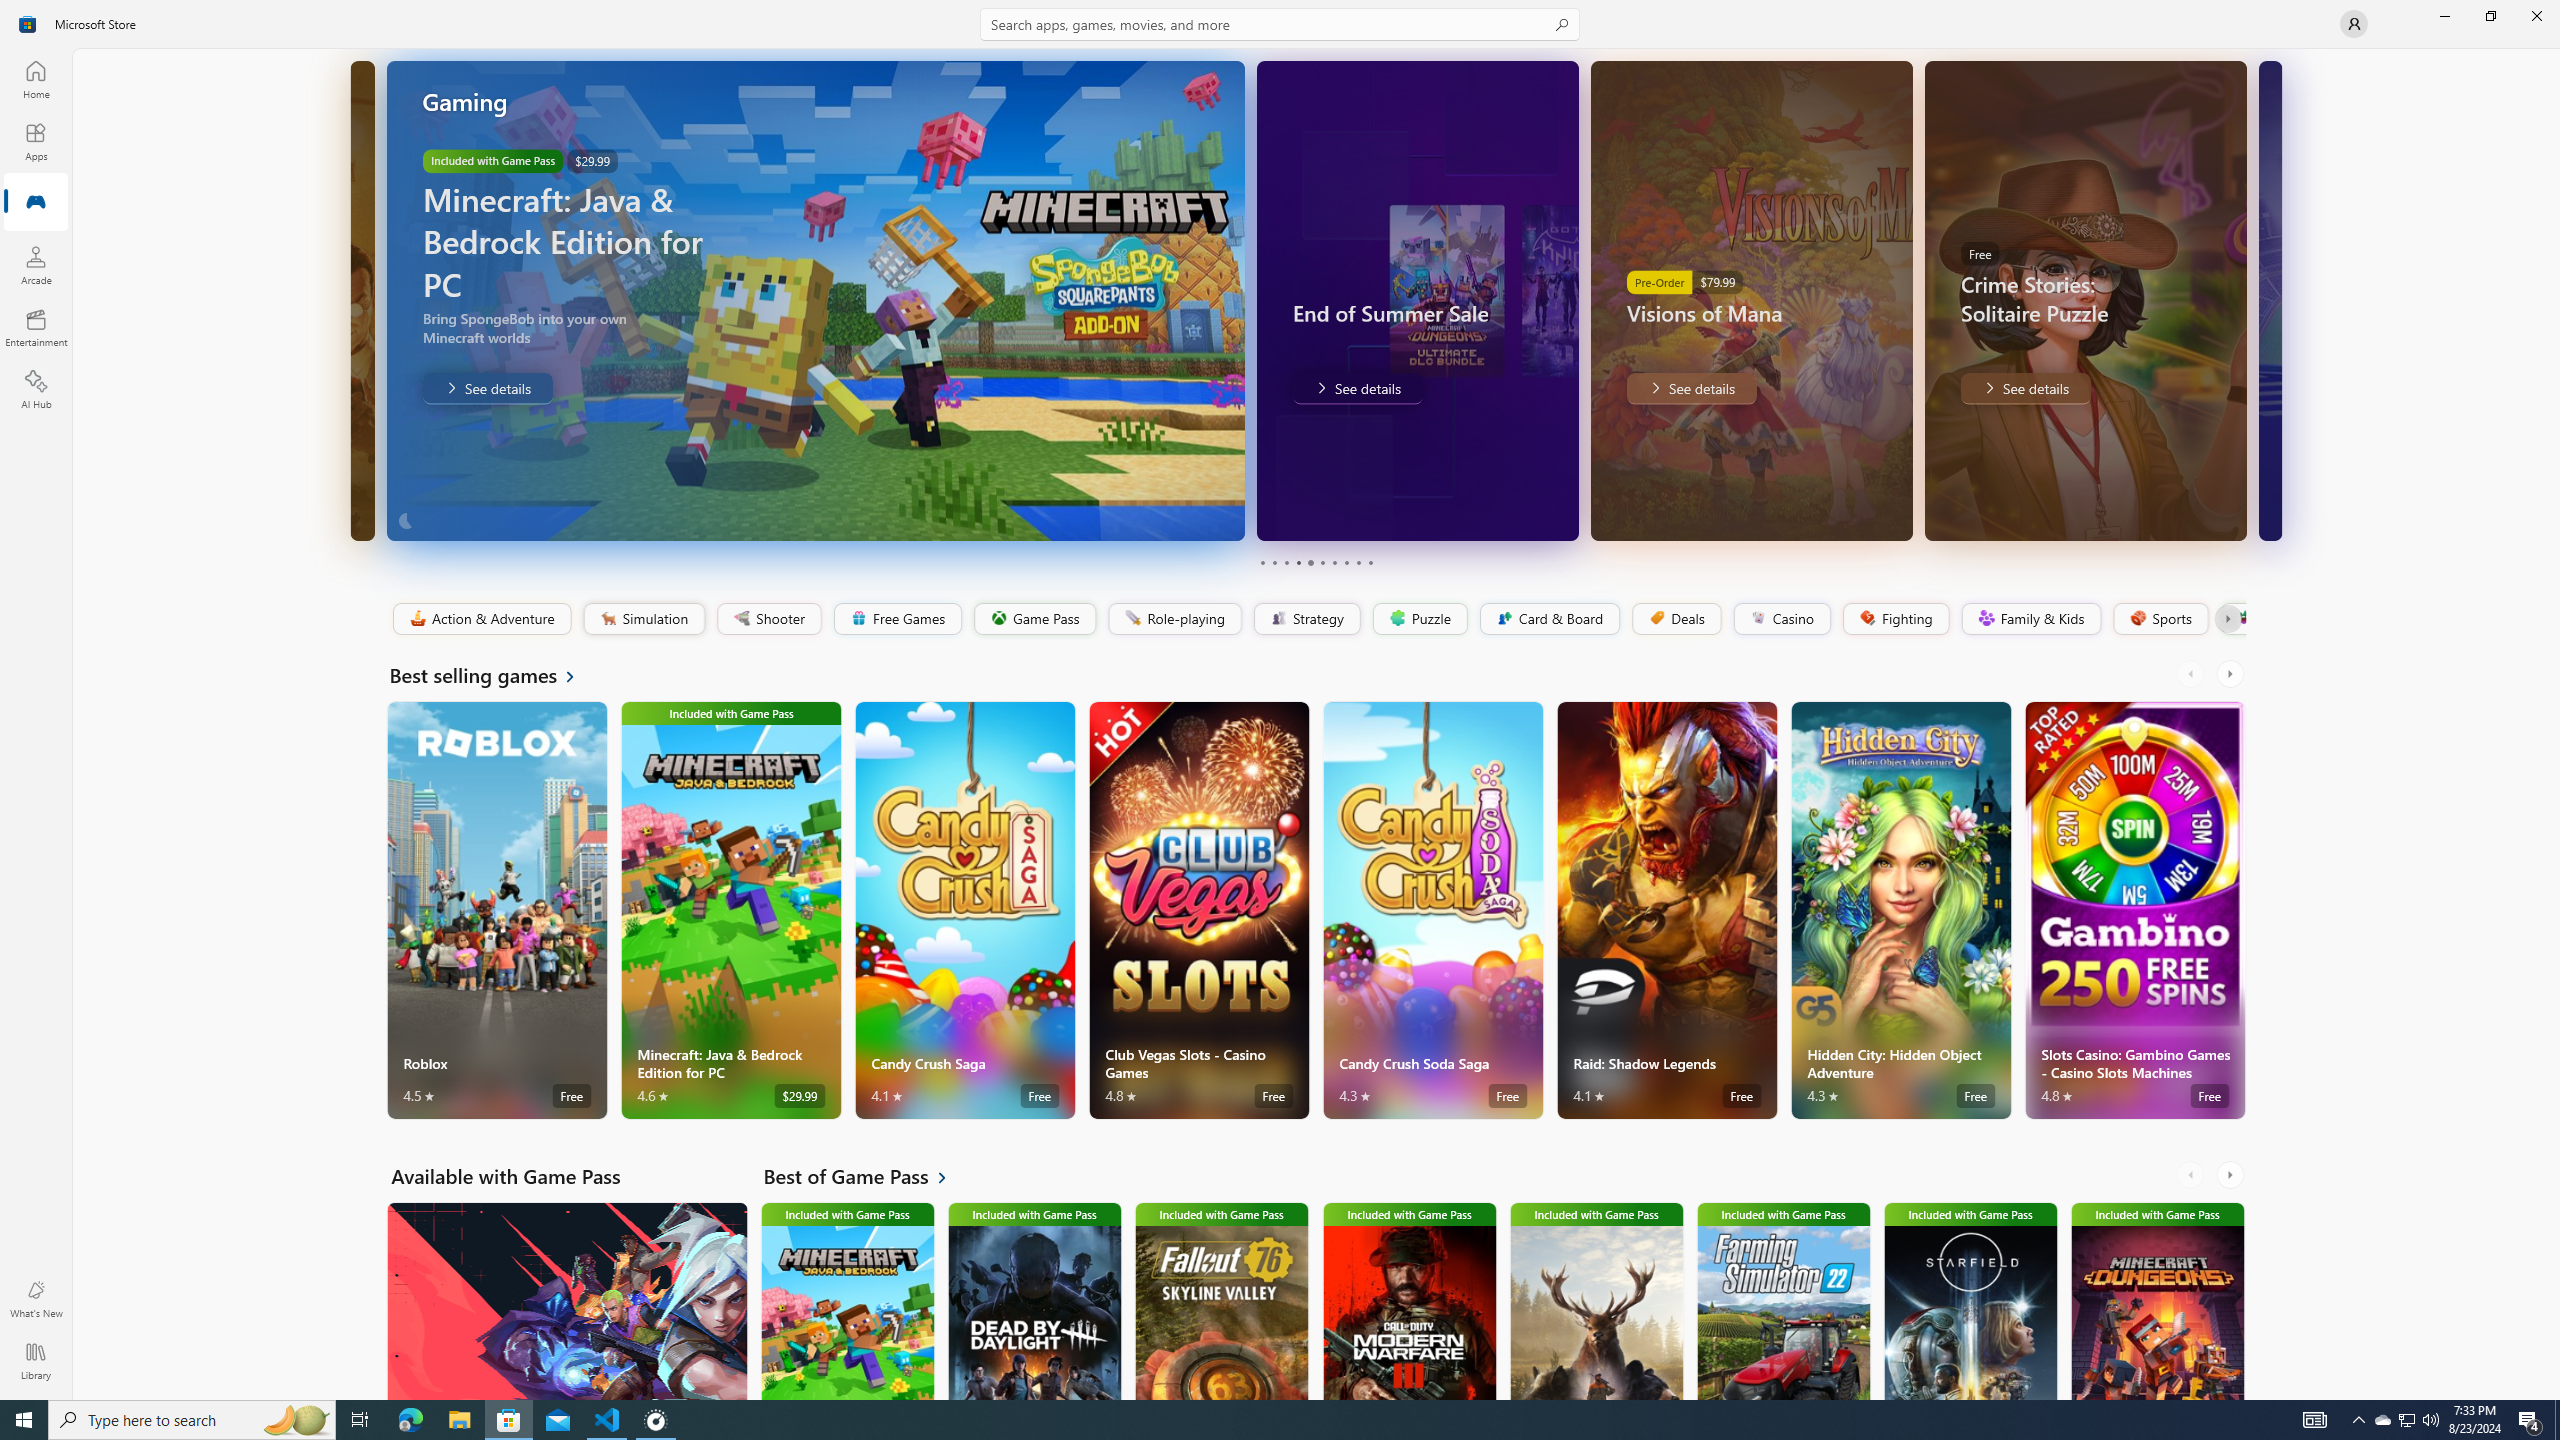 The height and width of the screenshot is (1440, 2560). I want to click on 'Puzzle', so click(1418, 618).